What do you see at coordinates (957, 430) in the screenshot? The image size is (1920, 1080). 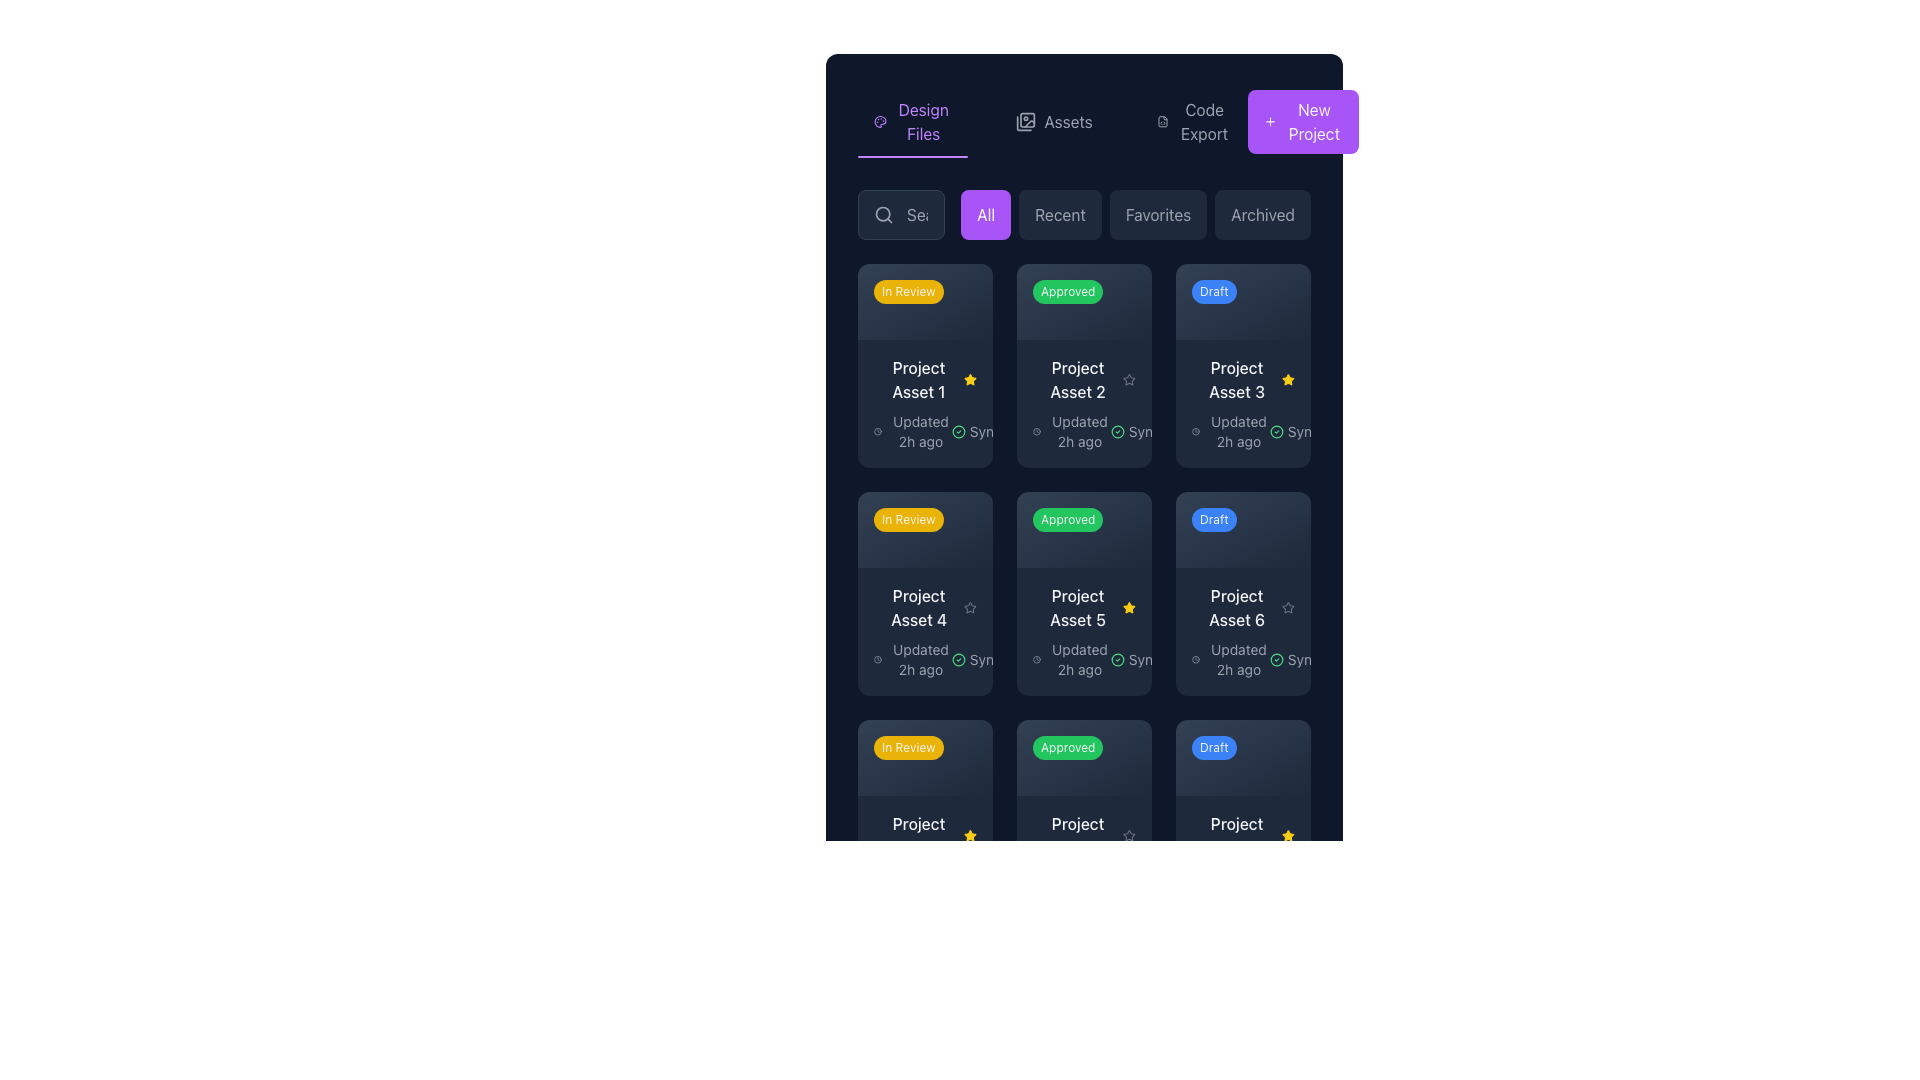 I see `the green checkmark icon indicating successful synchronization in the 'Synced' component, located to the left of the text 'Synced' at the bottom-left corner of the card titled 'Project Asset 1'` at bounding box center [957, 430].